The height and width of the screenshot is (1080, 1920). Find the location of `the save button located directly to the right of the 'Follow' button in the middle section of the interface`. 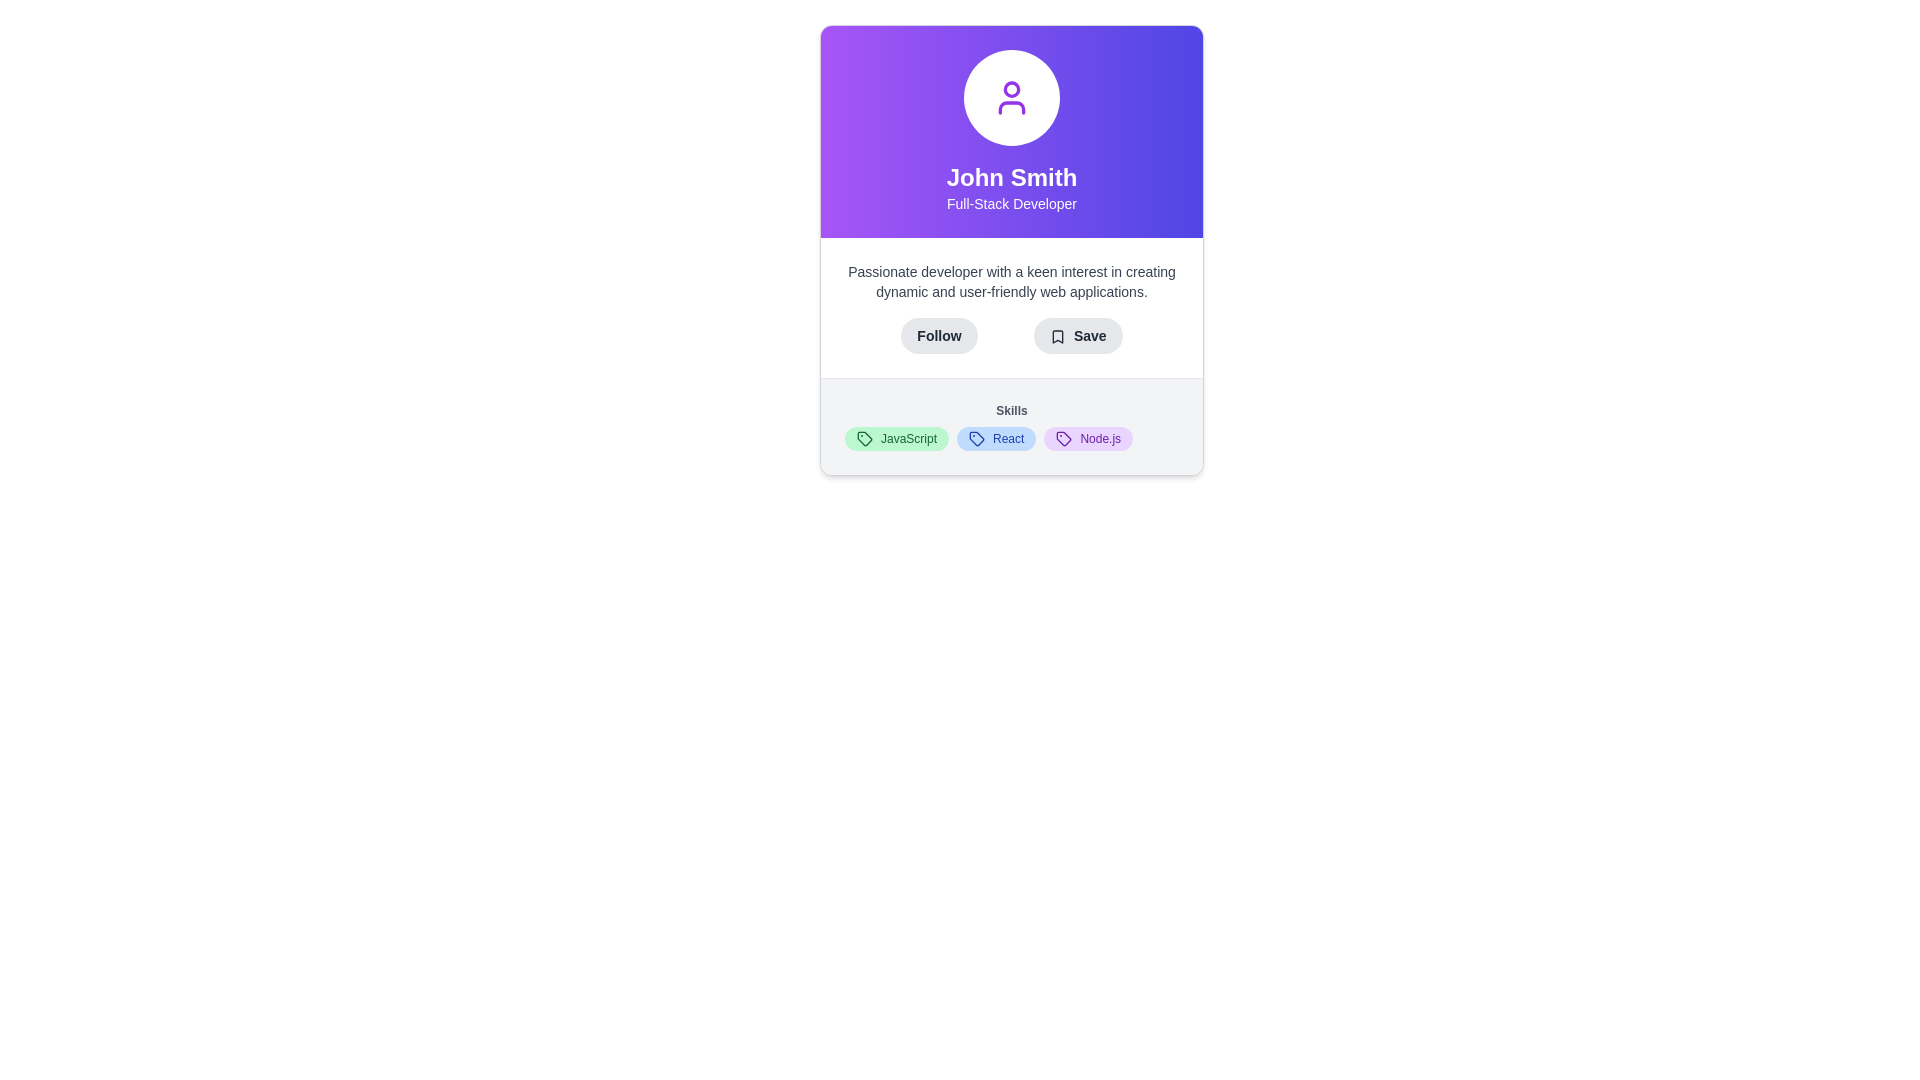

the save button located directly to the right of the 'Follow' button in the middle section of the interface is located at coordinates (1077, 334).